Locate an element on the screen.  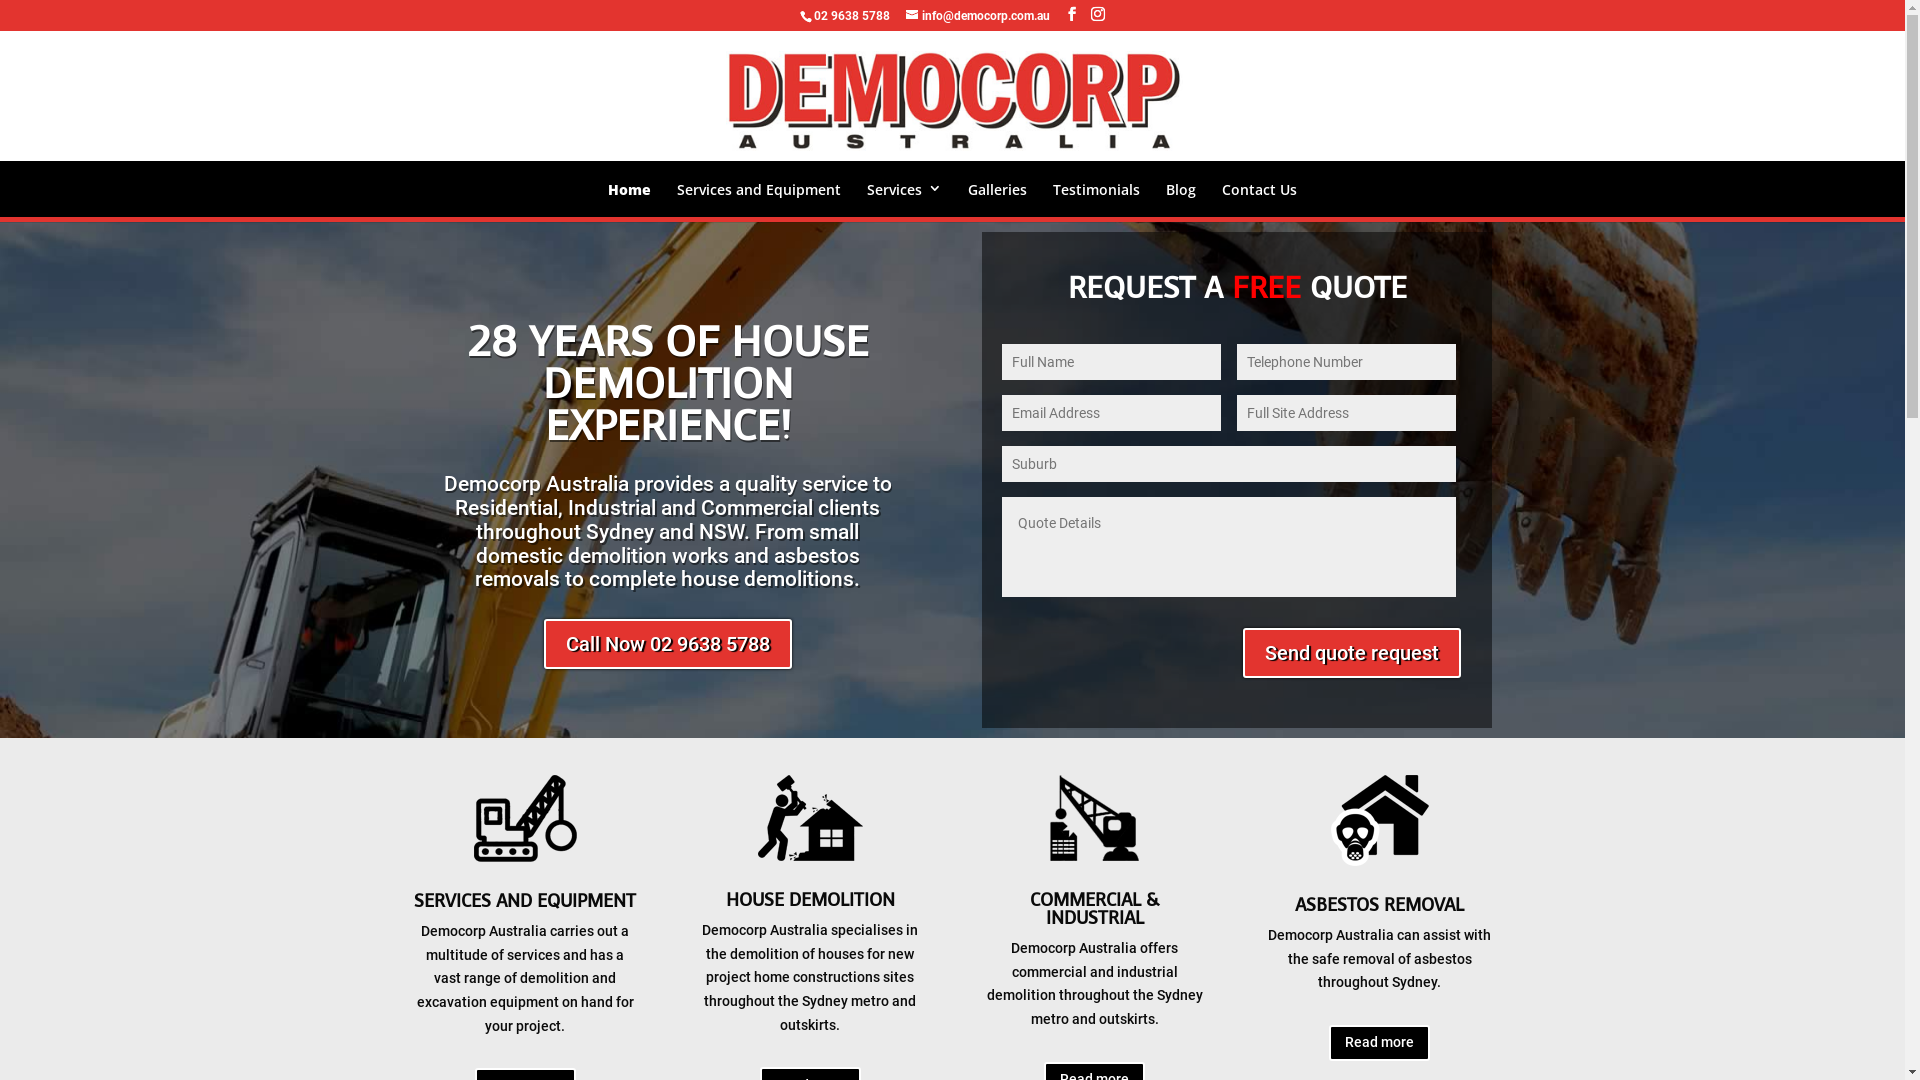
'Contact Us' is located at coordinates (1221, 189).